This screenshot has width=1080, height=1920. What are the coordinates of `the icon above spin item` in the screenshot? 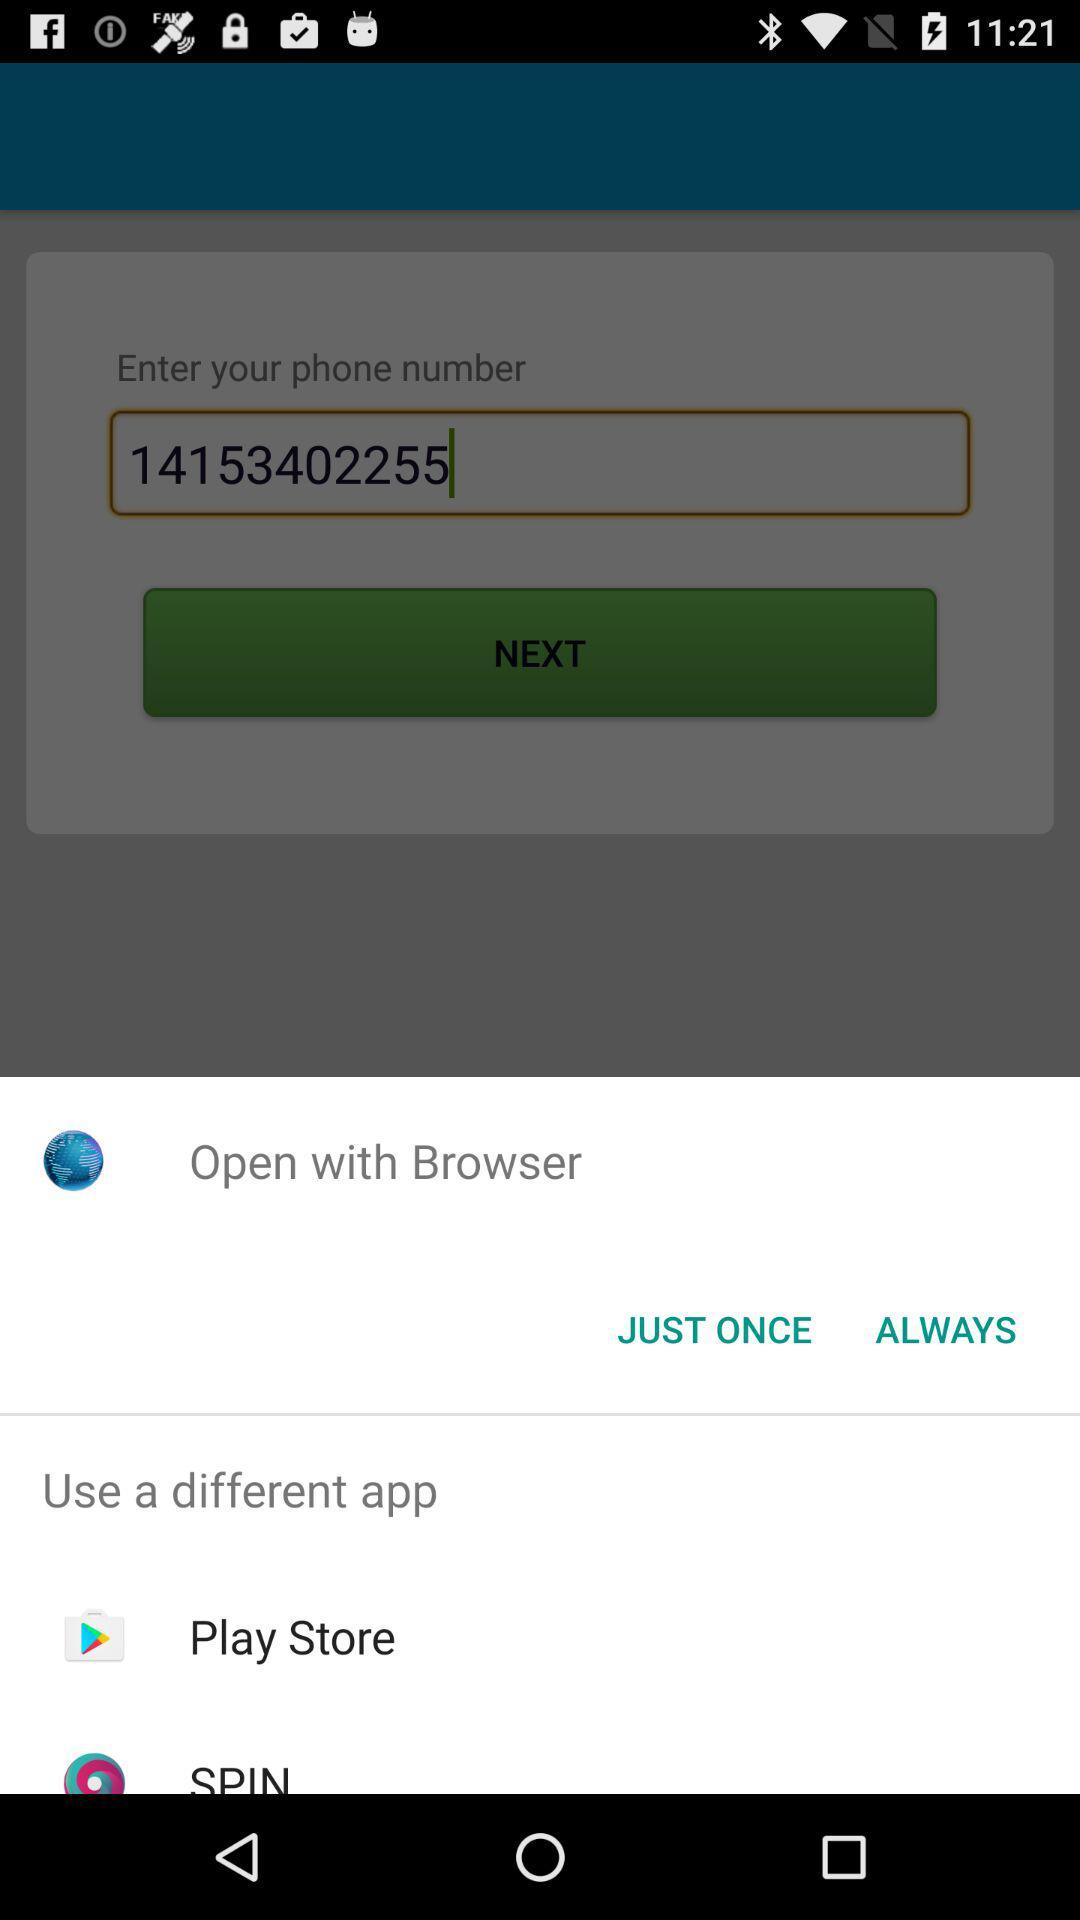 It's located at (292, 1636).